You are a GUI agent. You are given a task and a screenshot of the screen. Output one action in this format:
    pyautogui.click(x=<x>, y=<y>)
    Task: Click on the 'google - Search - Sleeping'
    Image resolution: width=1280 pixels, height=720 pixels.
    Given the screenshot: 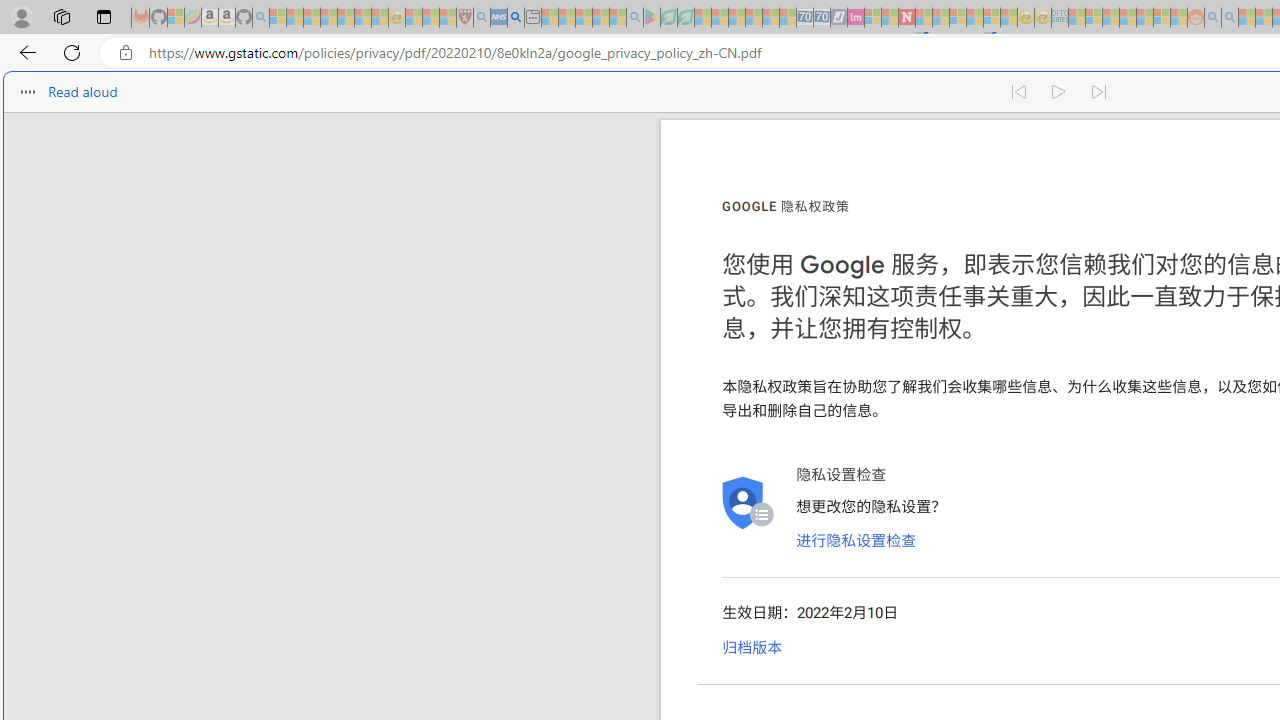 What is the action you would take?
    pyautogui.click(x=633, y=17)
    